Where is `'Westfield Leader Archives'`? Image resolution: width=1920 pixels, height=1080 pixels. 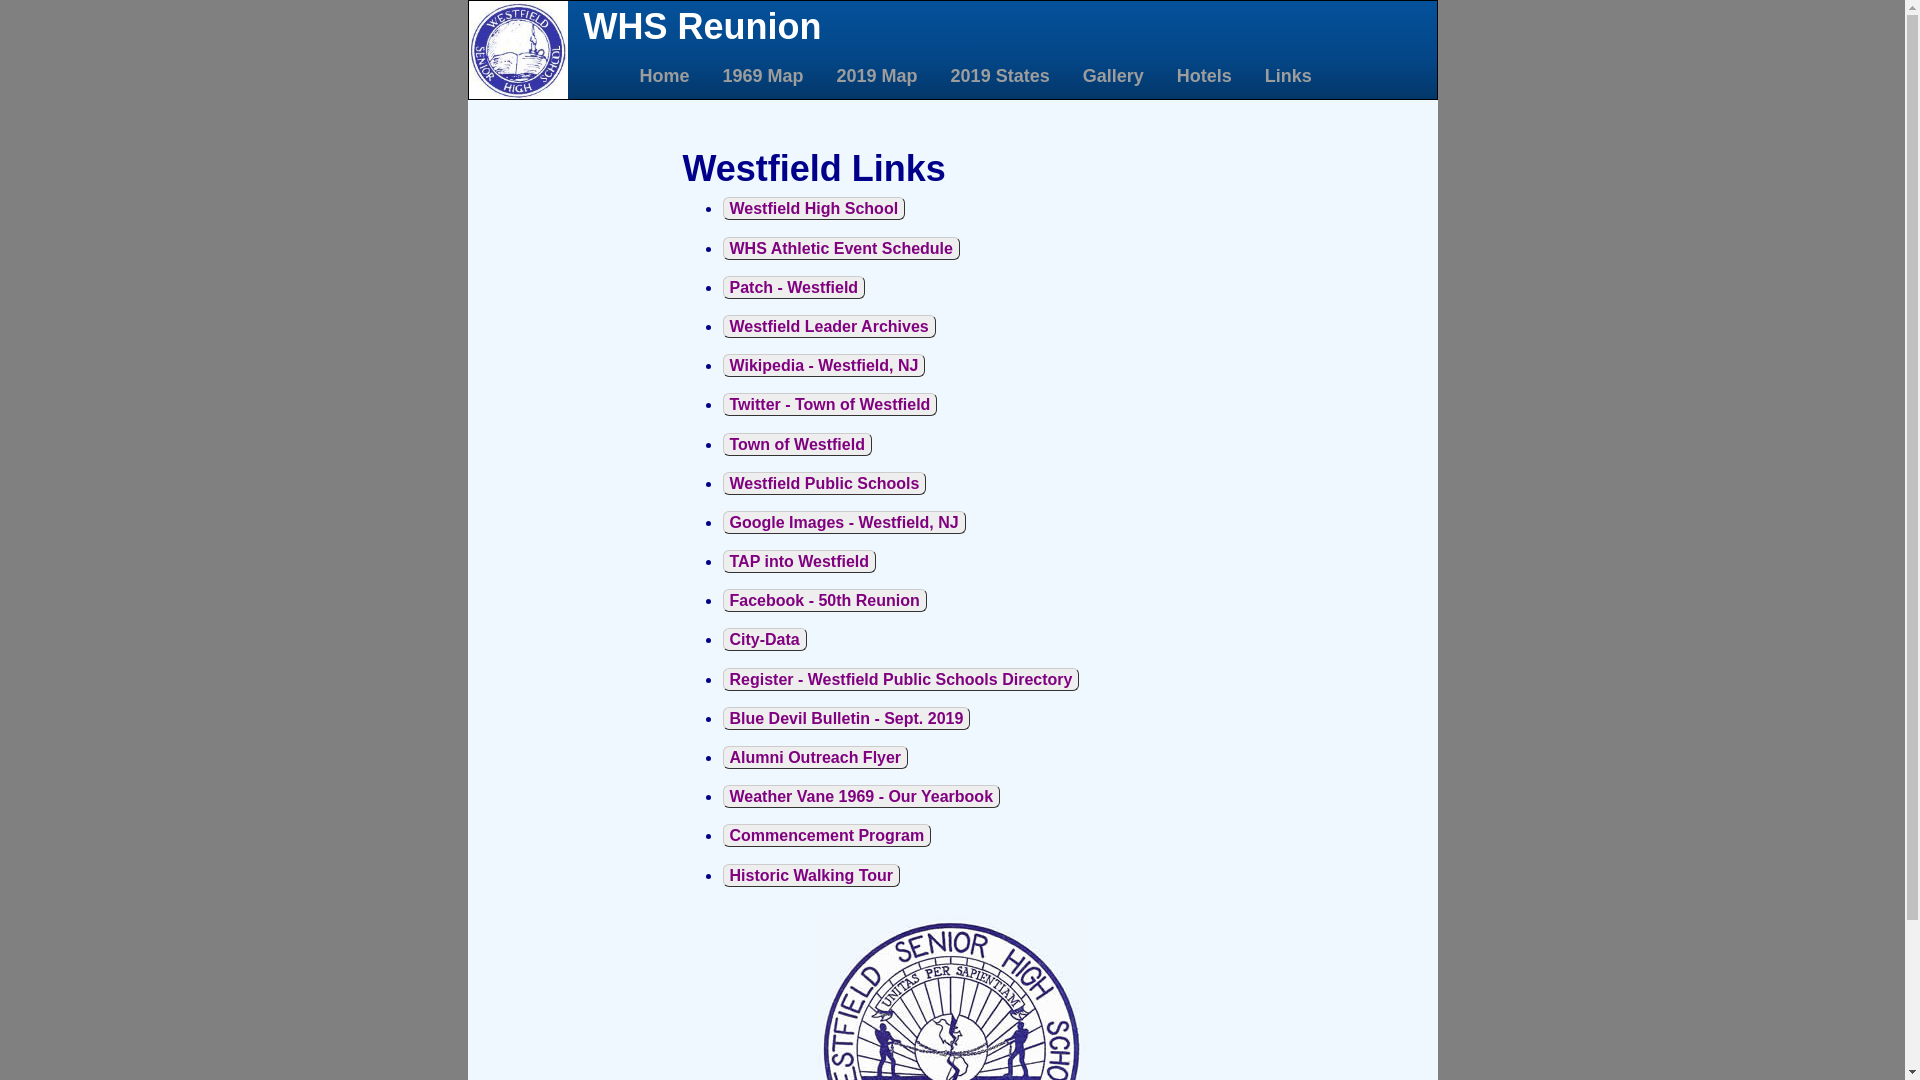
'Westfield Leader Archives' is located at coordinates (828, 325).